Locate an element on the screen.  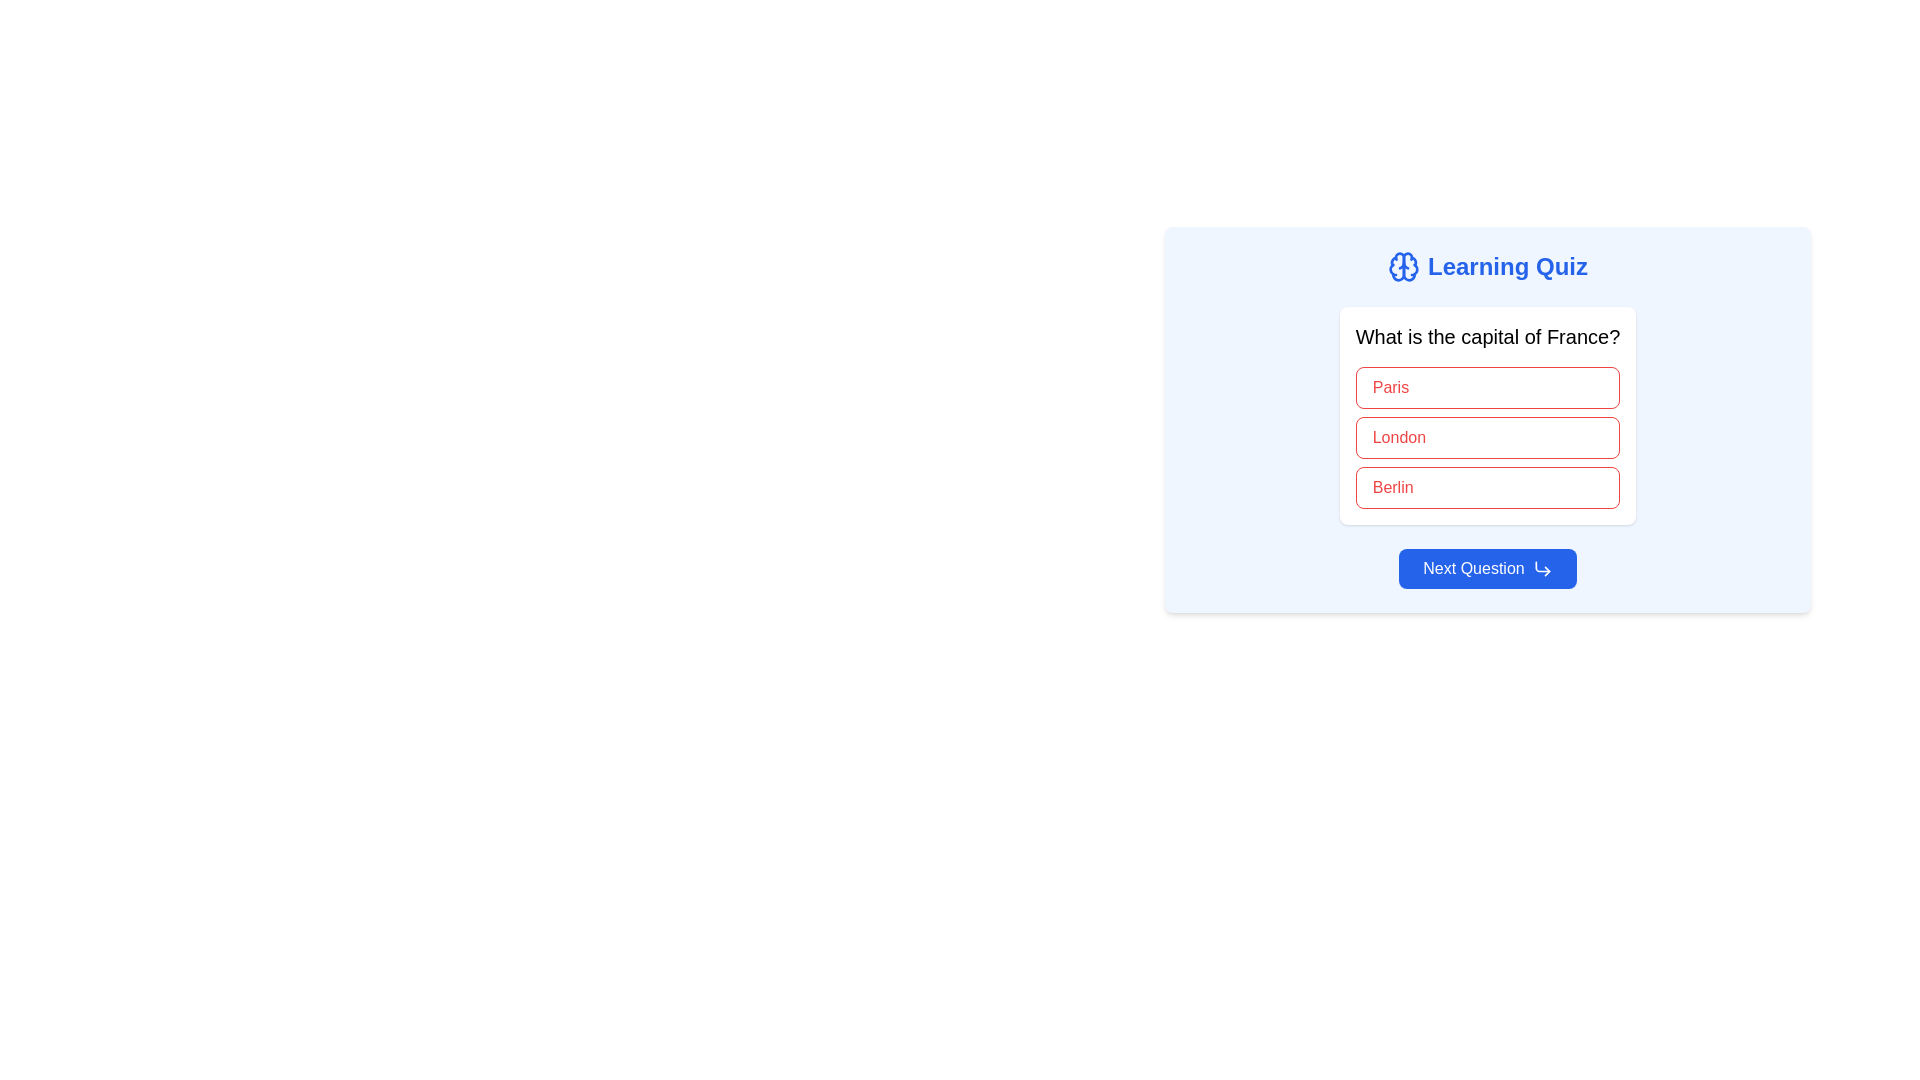
the 'London' button that allows users to select it as their answer to the question 'What is the capital of France?' is located at coordinates (1488, 419).